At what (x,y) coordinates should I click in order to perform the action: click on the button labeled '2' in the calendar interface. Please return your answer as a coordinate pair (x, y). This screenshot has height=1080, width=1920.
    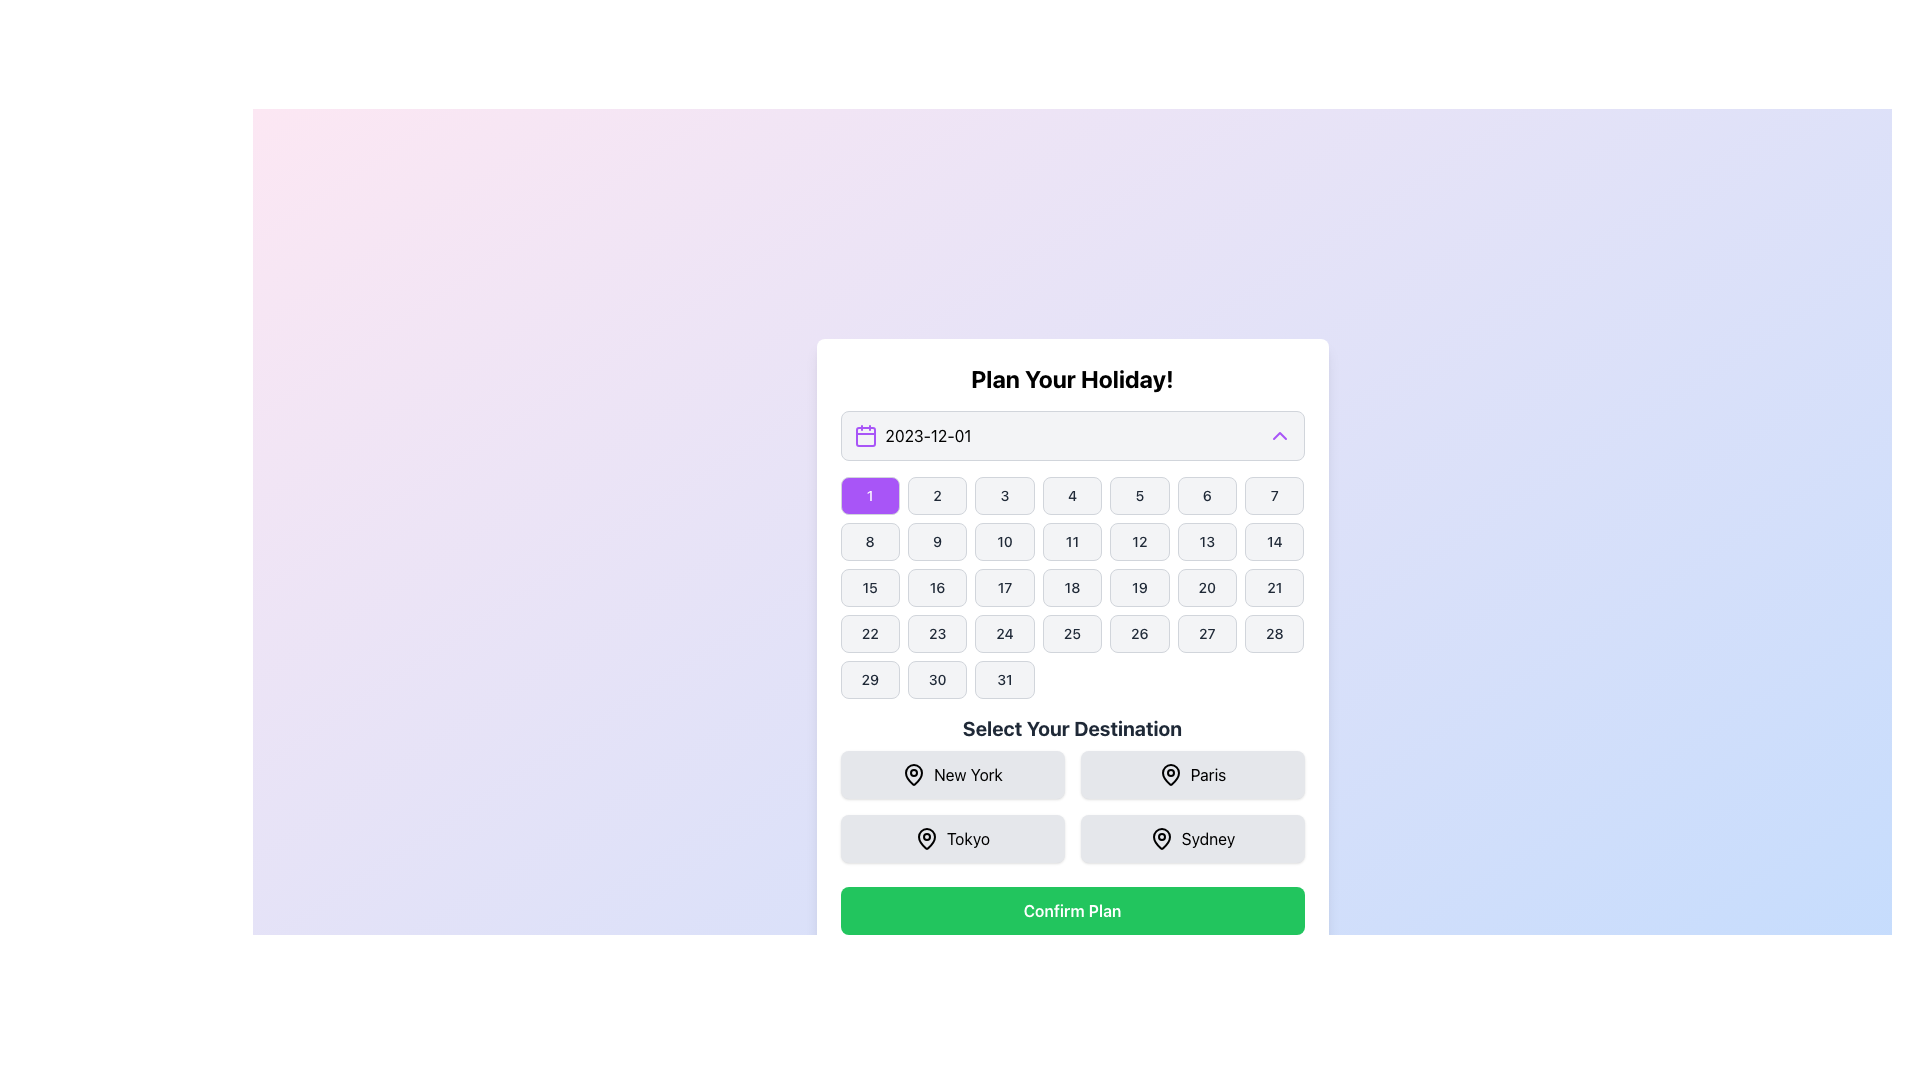
    Looking at the image, I should click on (936, 495).